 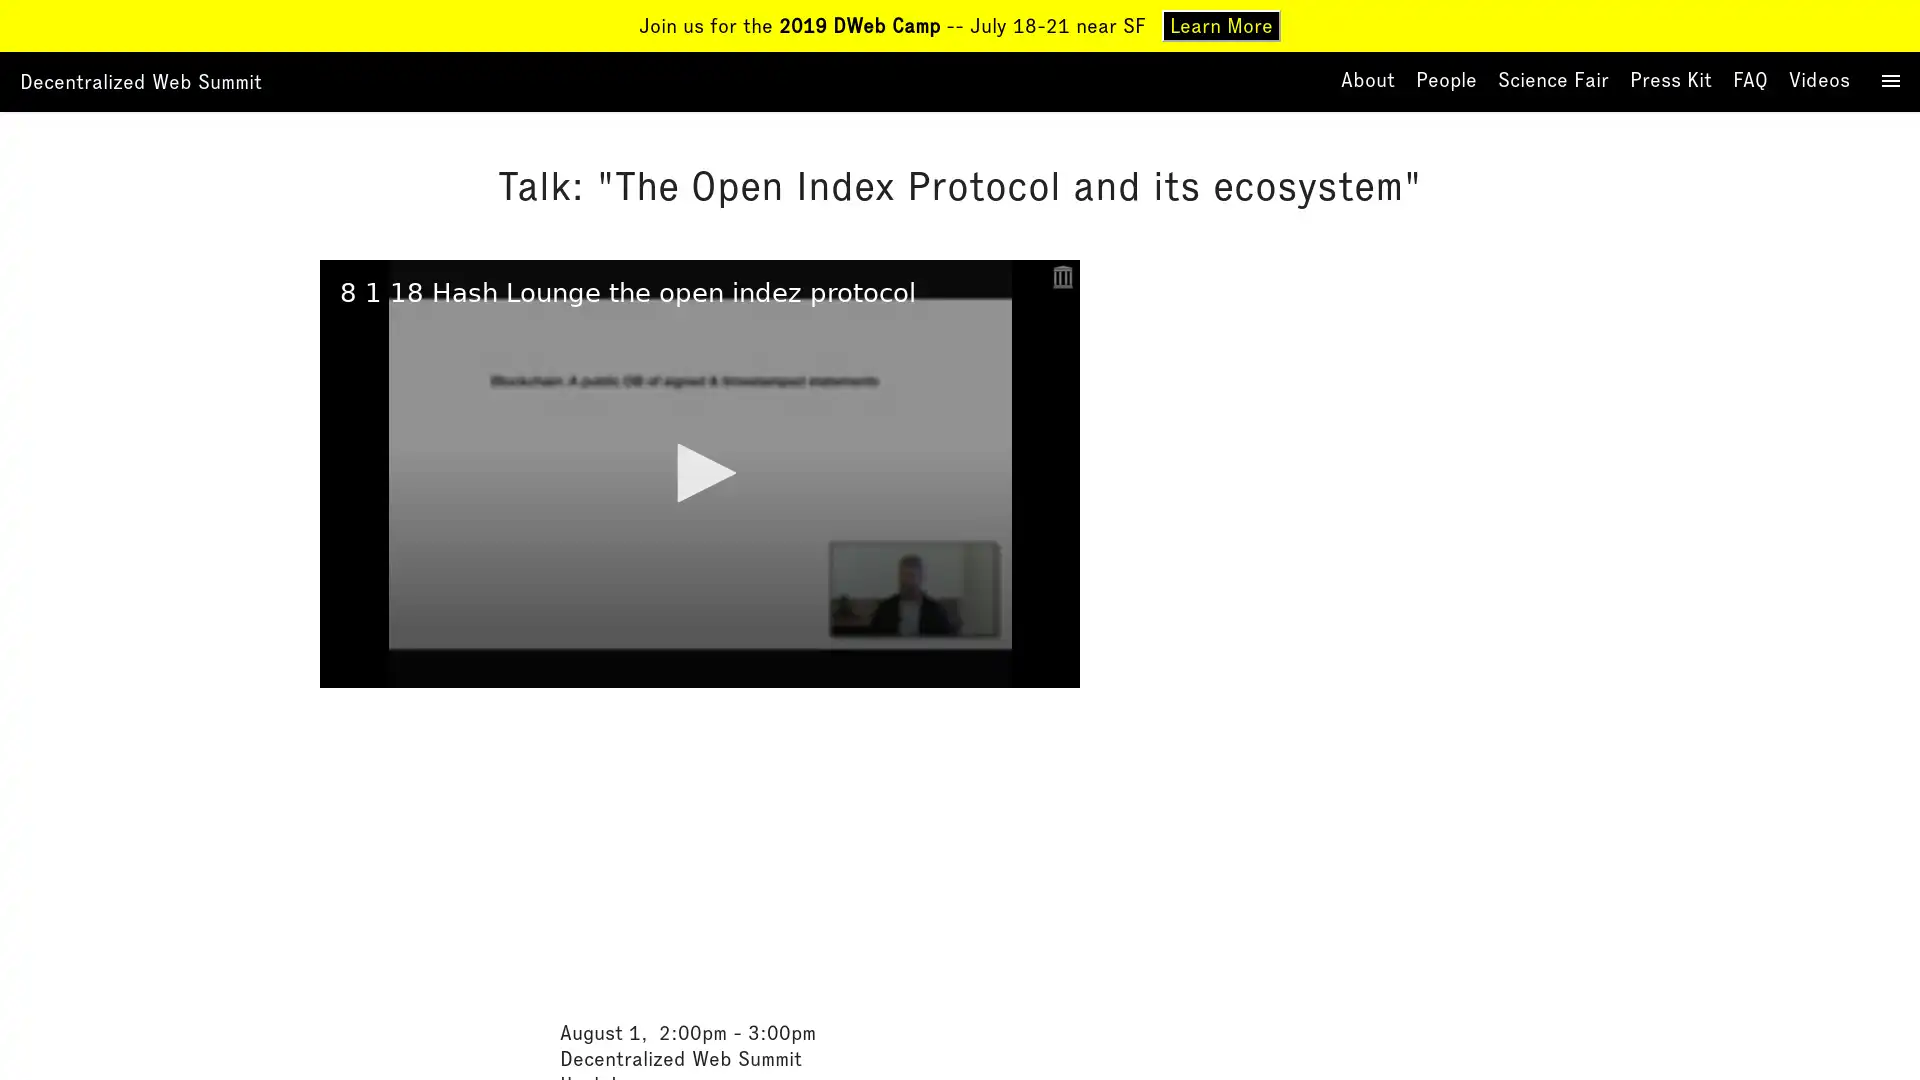 What do you see at coordinates (1220, 26) in the screenshot?
I see `Learn More` at bounding box center [1220, 26].